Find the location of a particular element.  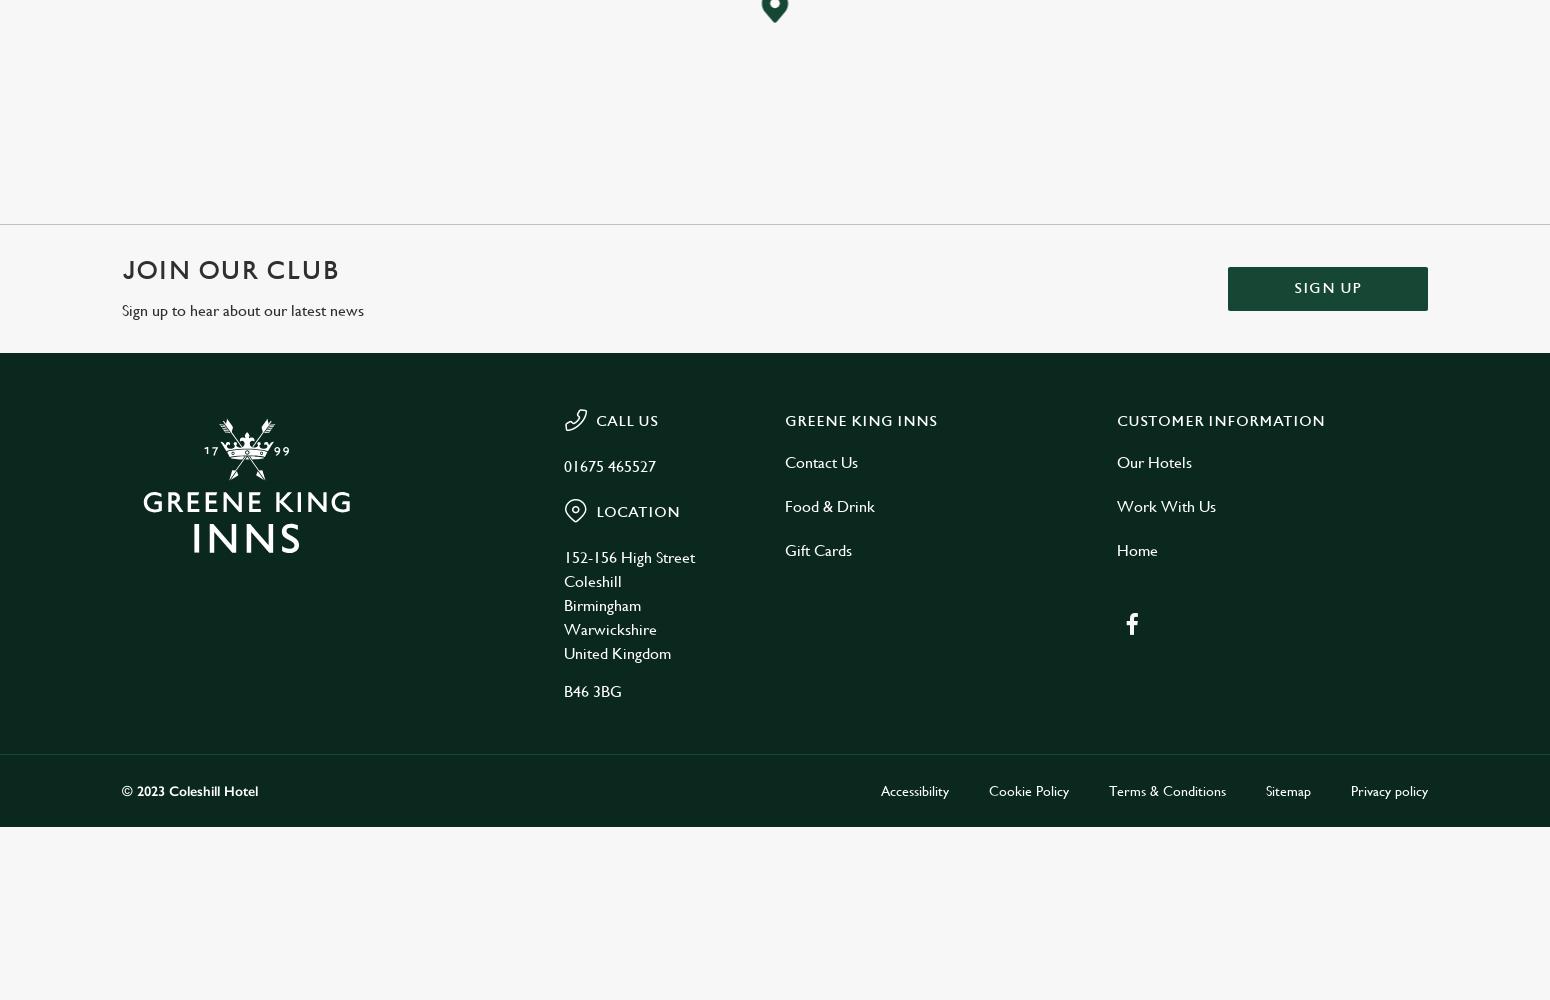

'Sitemap' is located at coordinates (1287, 791).